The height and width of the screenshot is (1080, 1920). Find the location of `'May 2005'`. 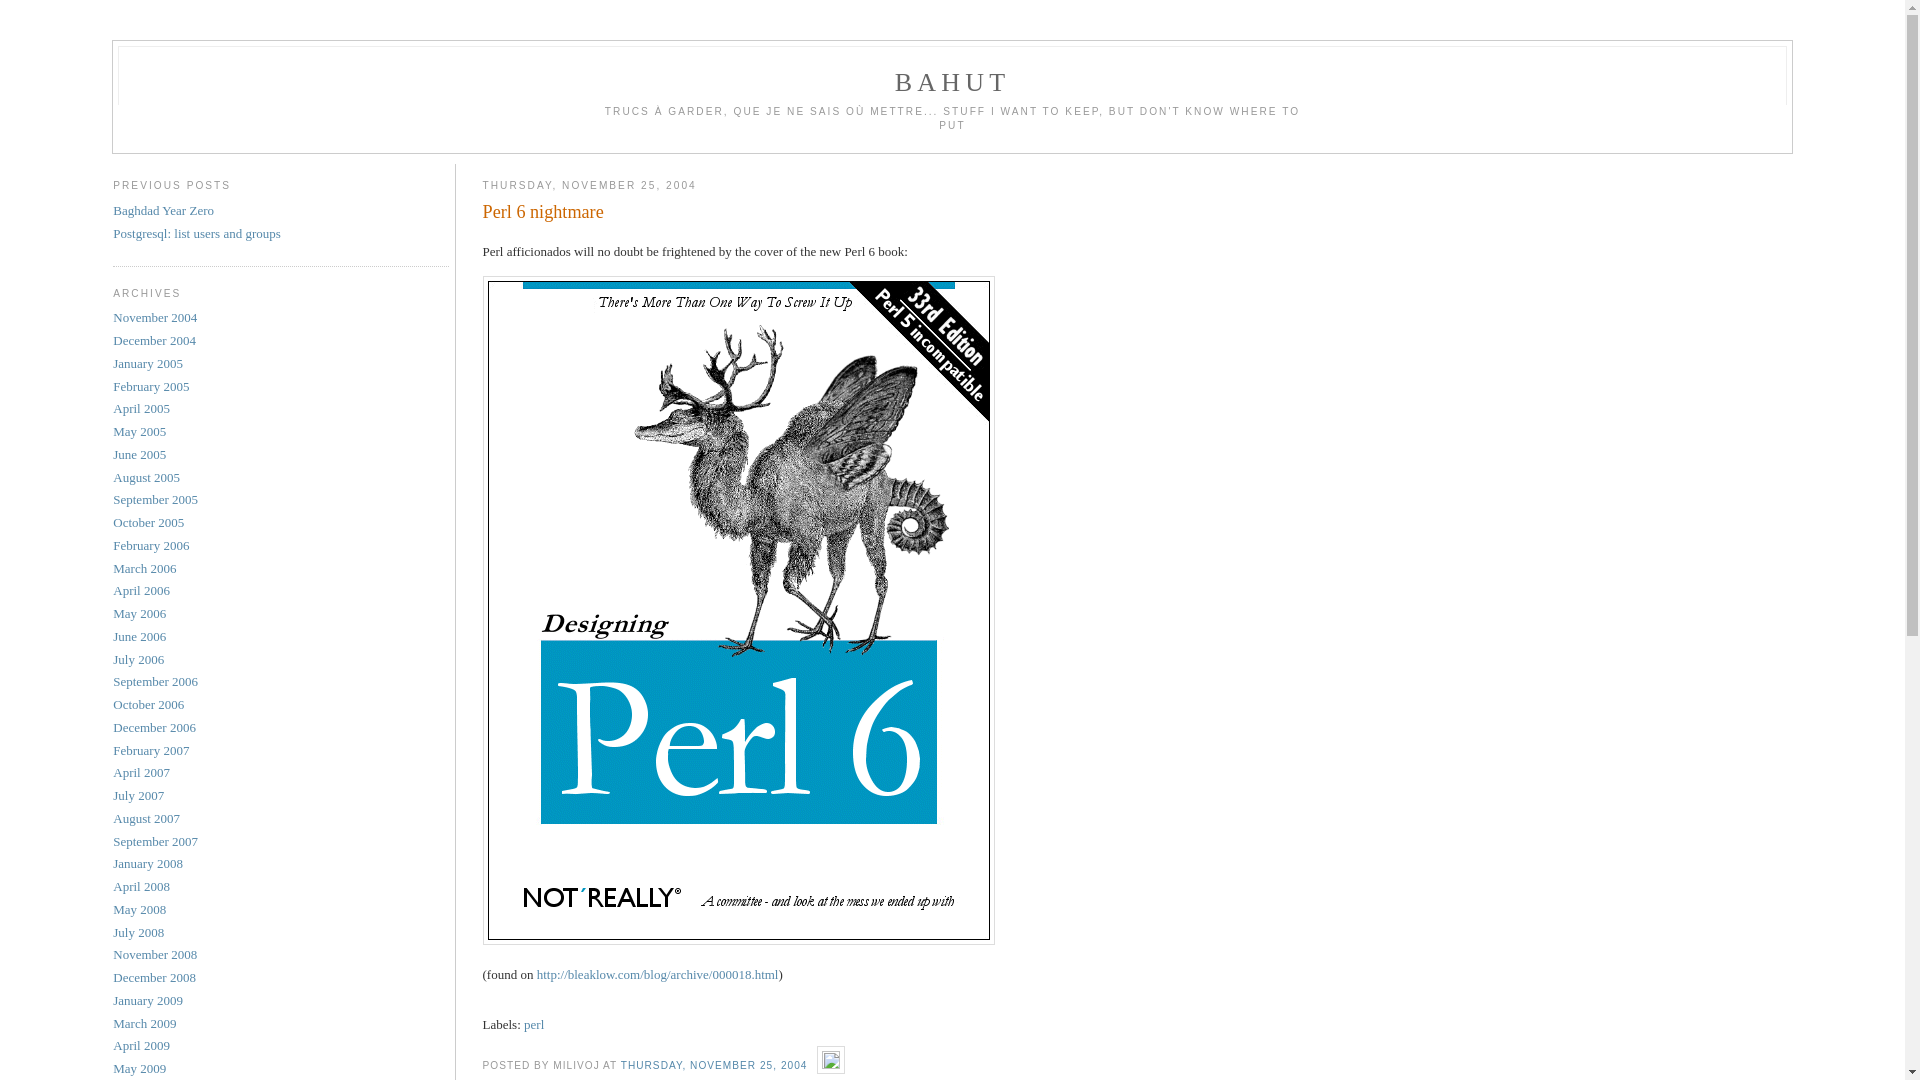

'May 2005' is located at coordinates (138, 430).